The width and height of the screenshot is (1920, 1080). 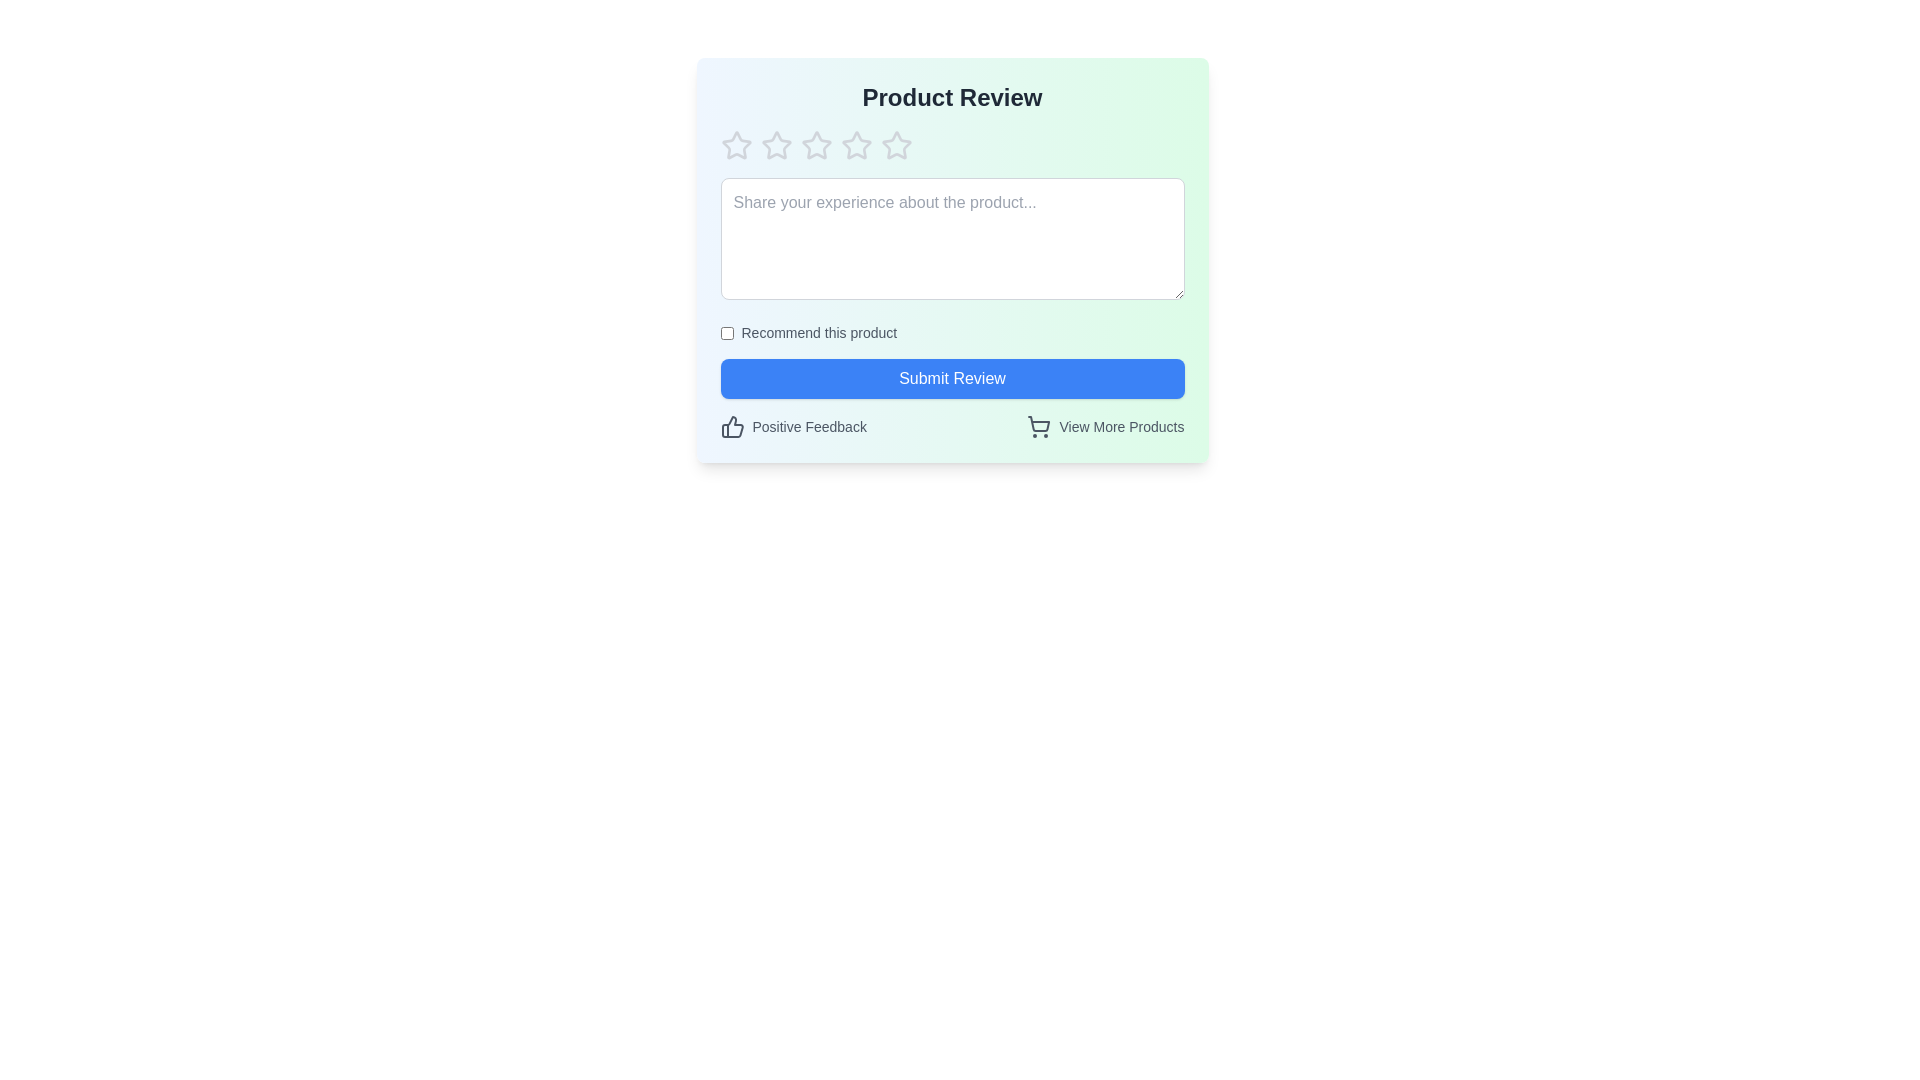 I want to click on the product rating to 1 stars by clicking on the respective star, so click(x=735, y=145).